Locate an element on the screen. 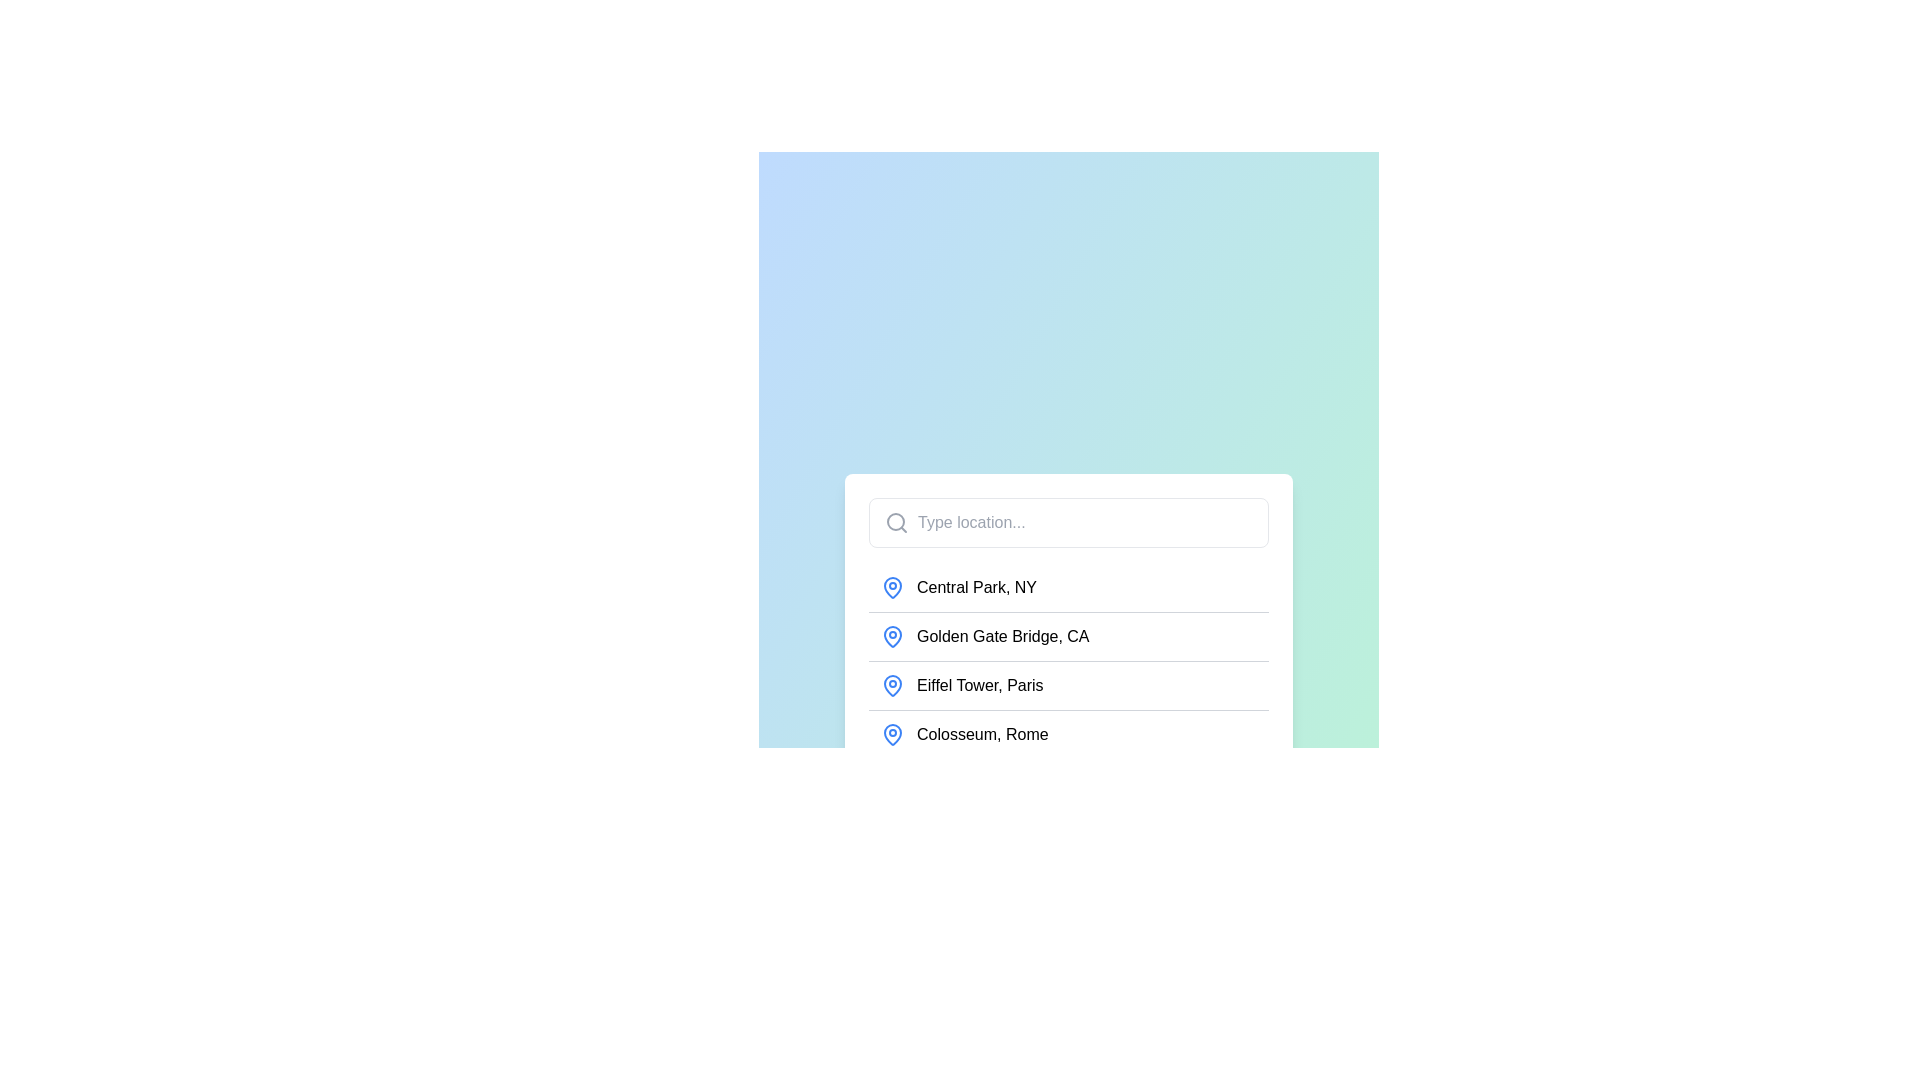 The height and width of the screenshot is (1080, 1920). the text label displaying the location 'Colosseum, Rome', which is the fourth entry in a vertical list of selectable locations is located at coordinates (982, 735).